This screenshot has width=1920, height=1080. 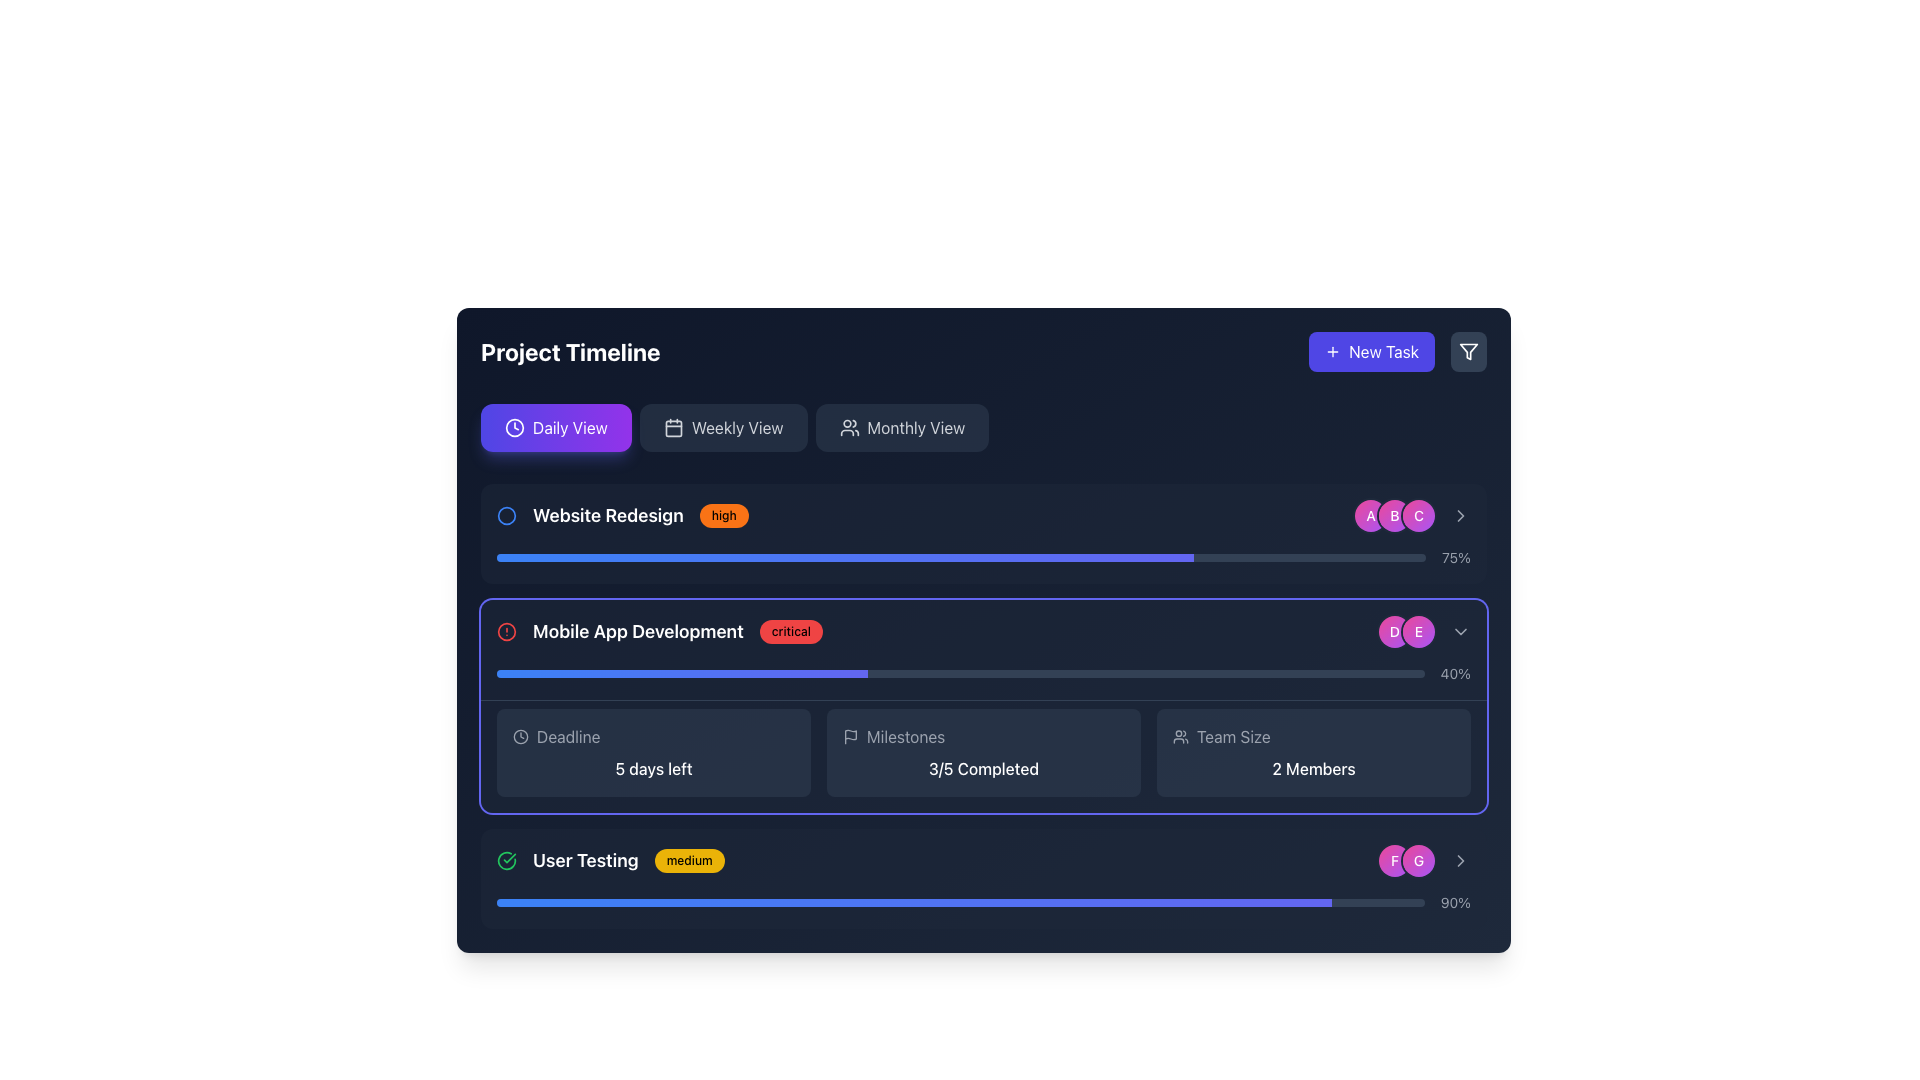 What do you see at coordinates (1232, 736) in the screenshot?
I see `the text label that categorizes the adjacent numeric representation of team members, located in the lower-right section of the 'Mobile App Development' task card, to the left of the team members' count` at bounding box center [1232, 736].